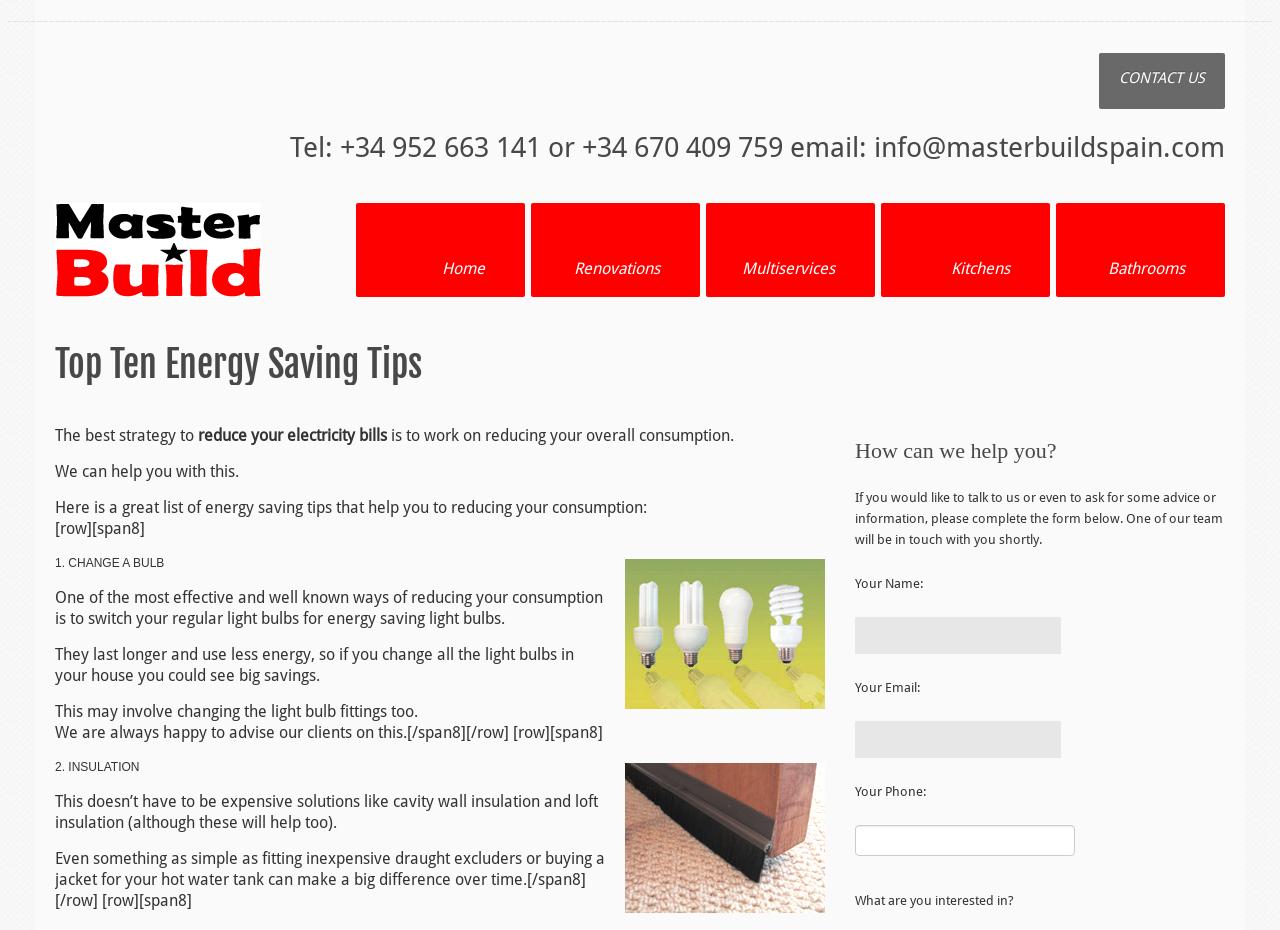 This screenshot has height=930, width=1280. Describe the element at coordinates (1048, 147) in the screenshot. I see `'info@masterbuildspain.com'` at that location.